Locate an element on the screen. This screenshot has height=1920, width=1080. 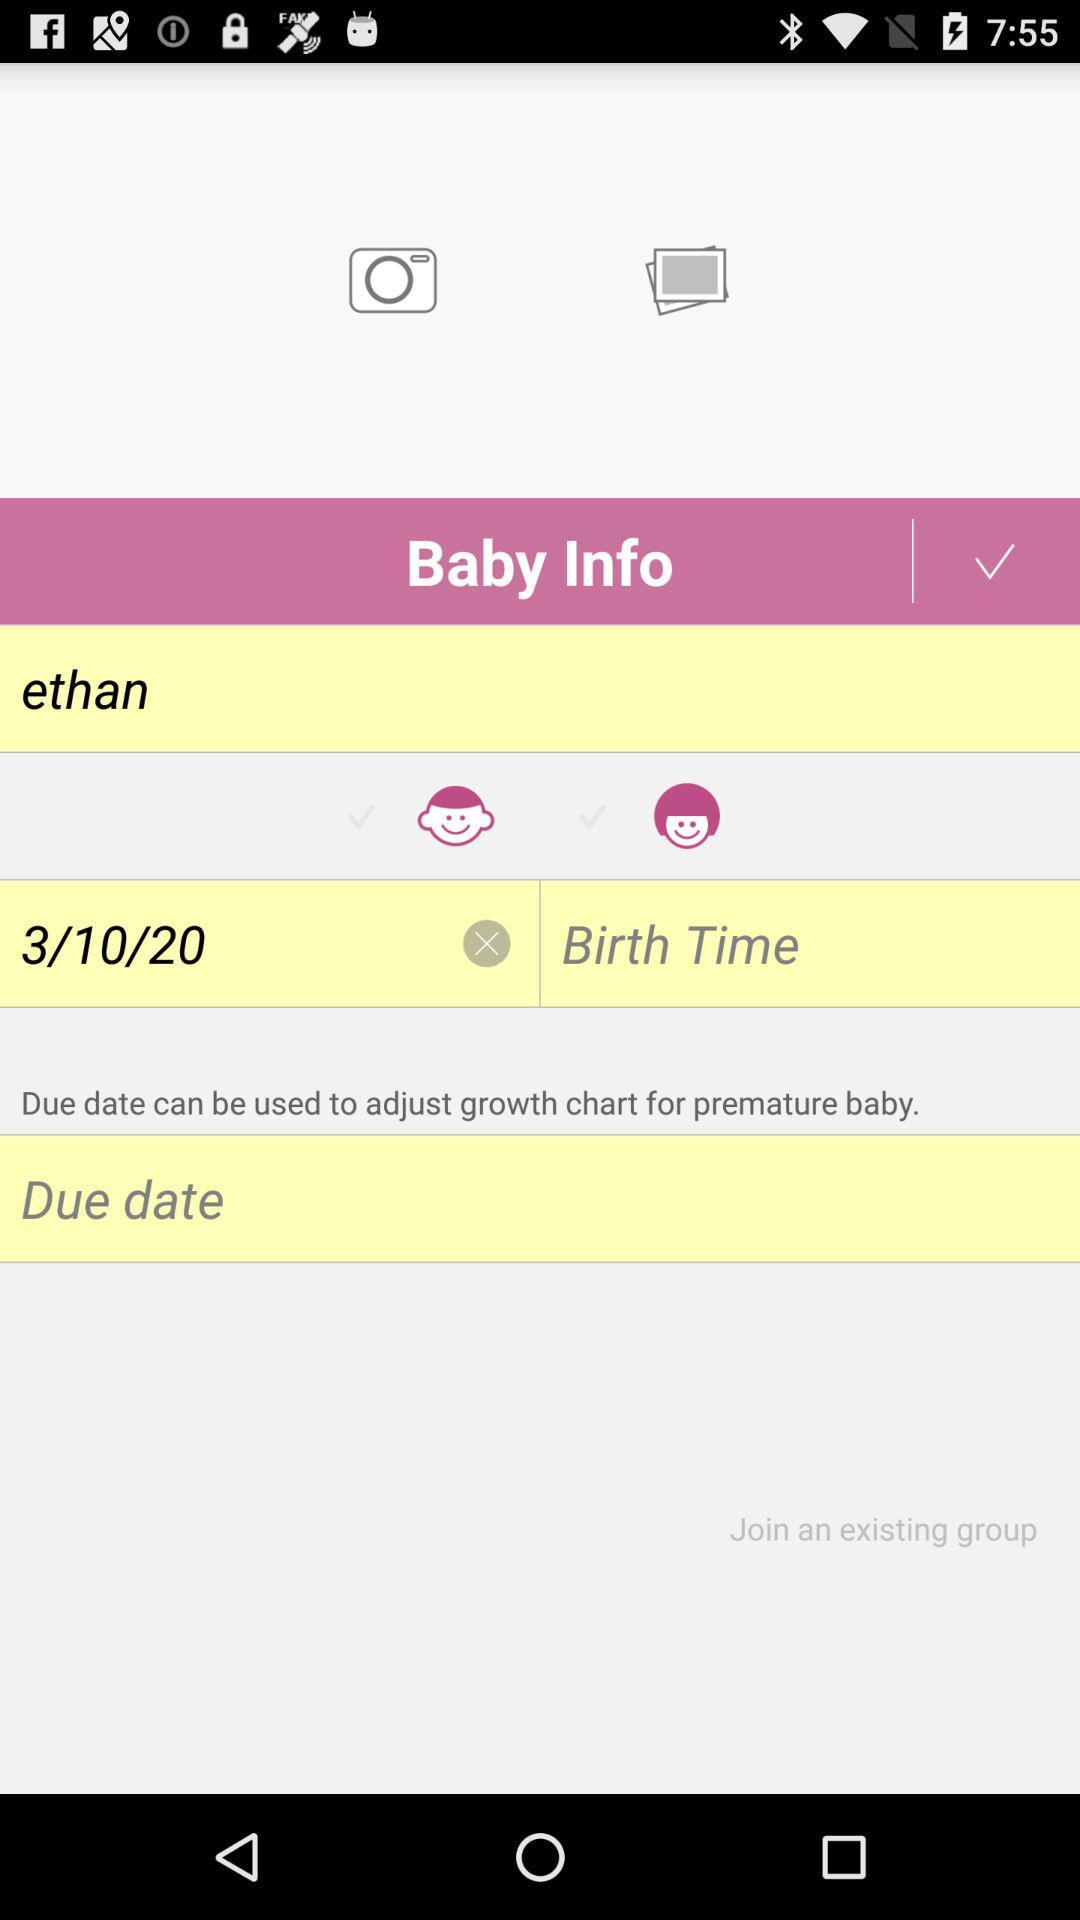
the photo icon is located at coordinates (393, 299).